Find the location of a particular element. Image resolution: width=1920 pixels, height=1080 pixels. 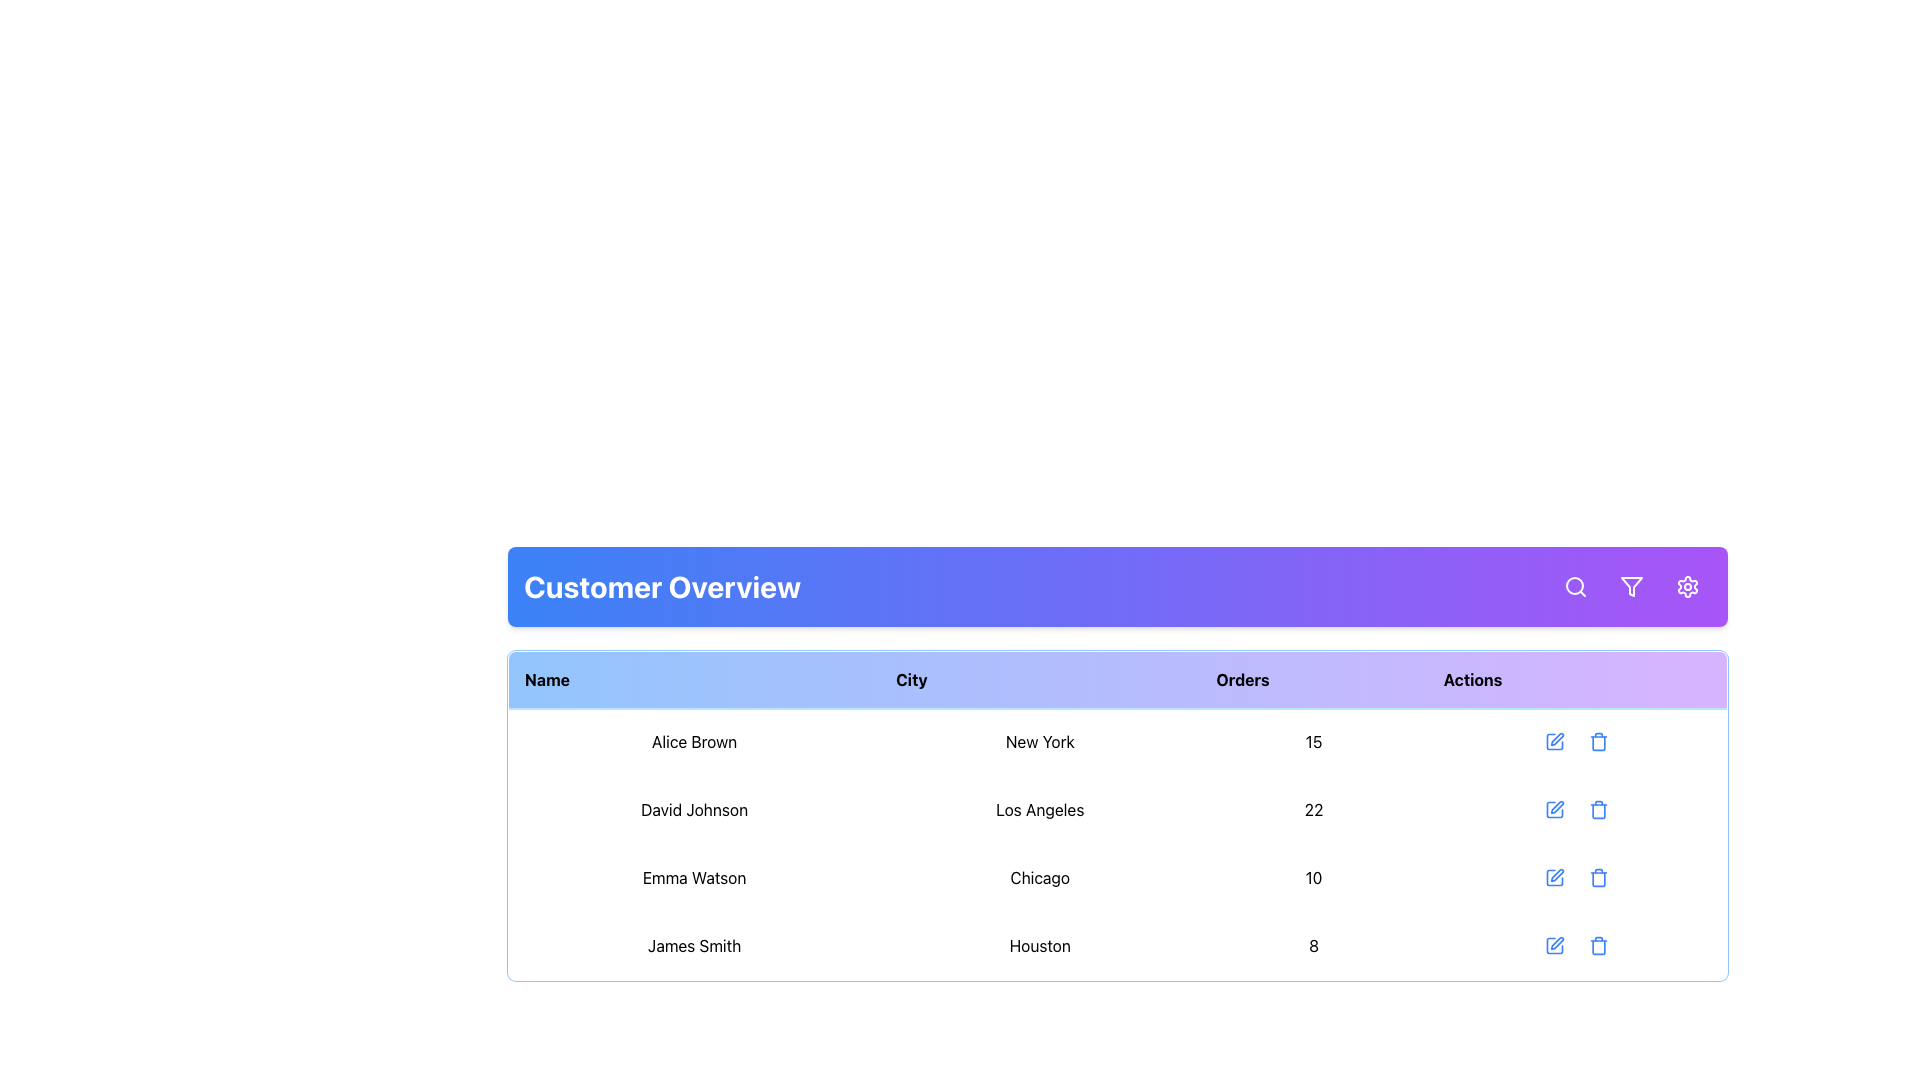

the settings icon located on the far-right side of the upper navigation bar with a gradient purple background is located at coordinates (1687, 585).